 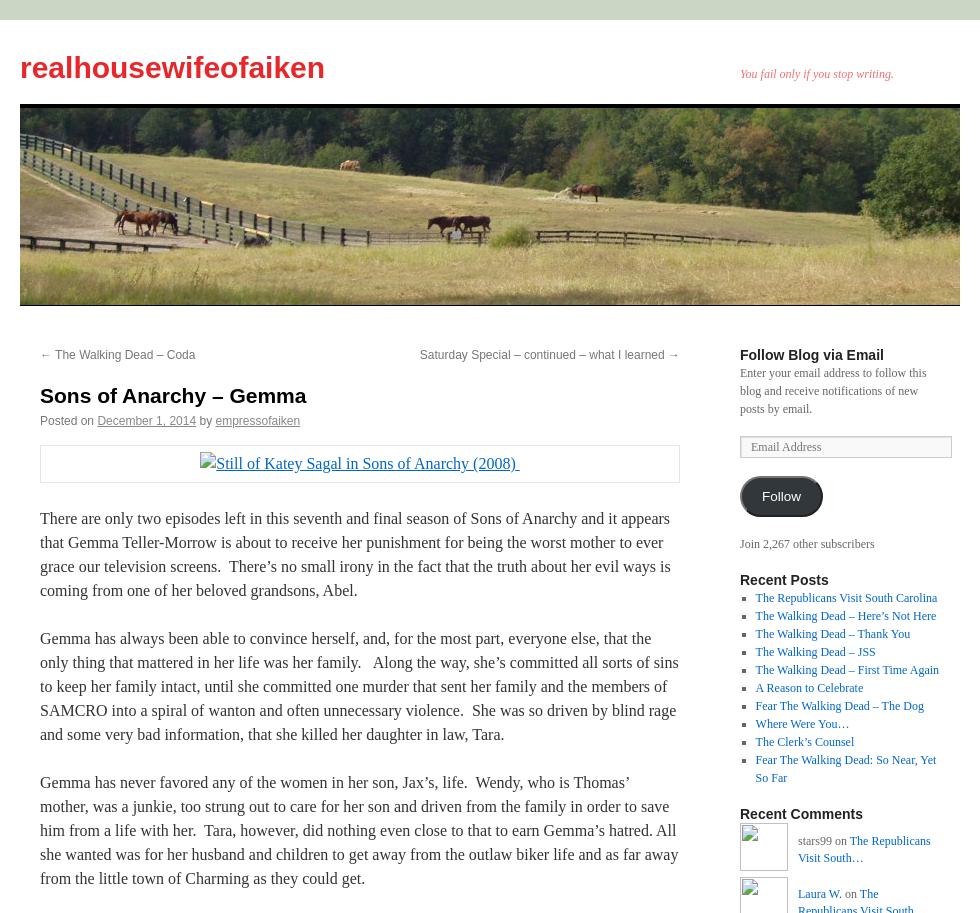 I want to click on 'Sons of Anarchy – Gemma', so click(x=172, y=394).